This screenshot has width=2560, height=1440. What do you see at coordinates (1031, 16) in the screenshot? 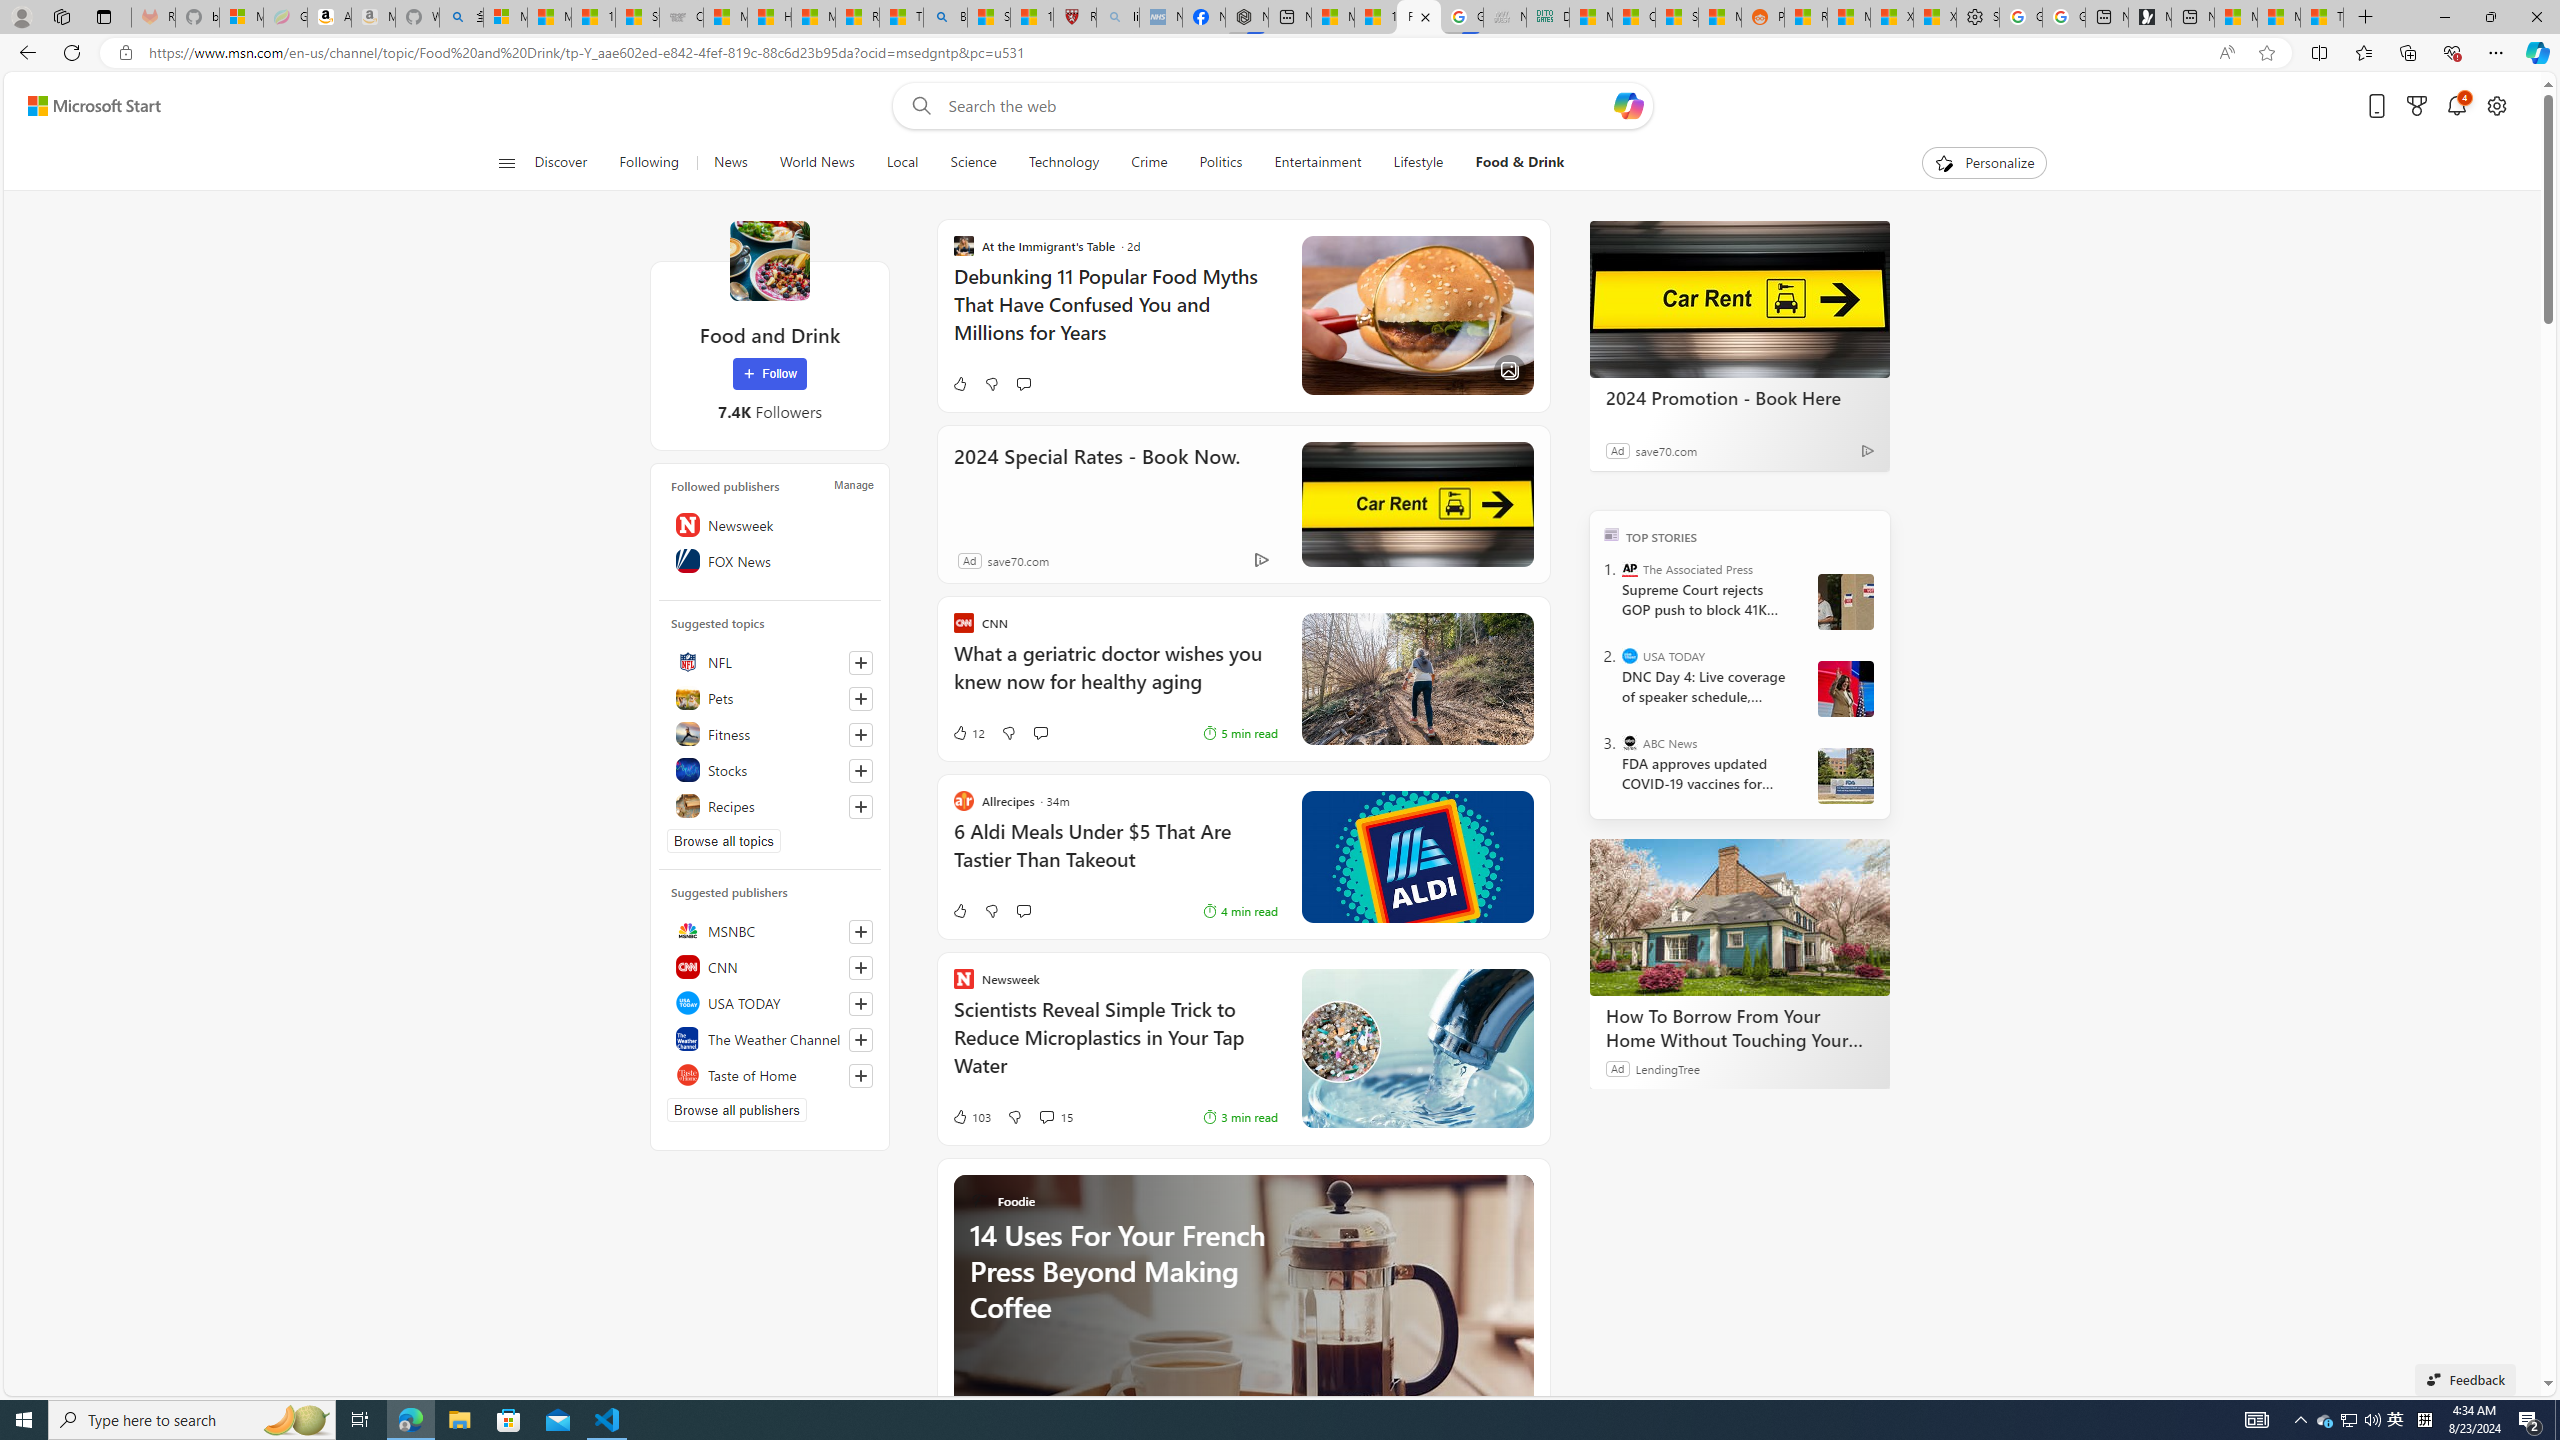
I see `'12 Popular Science Lies that Must be Corrected'` at bounding box center [1031, 16].